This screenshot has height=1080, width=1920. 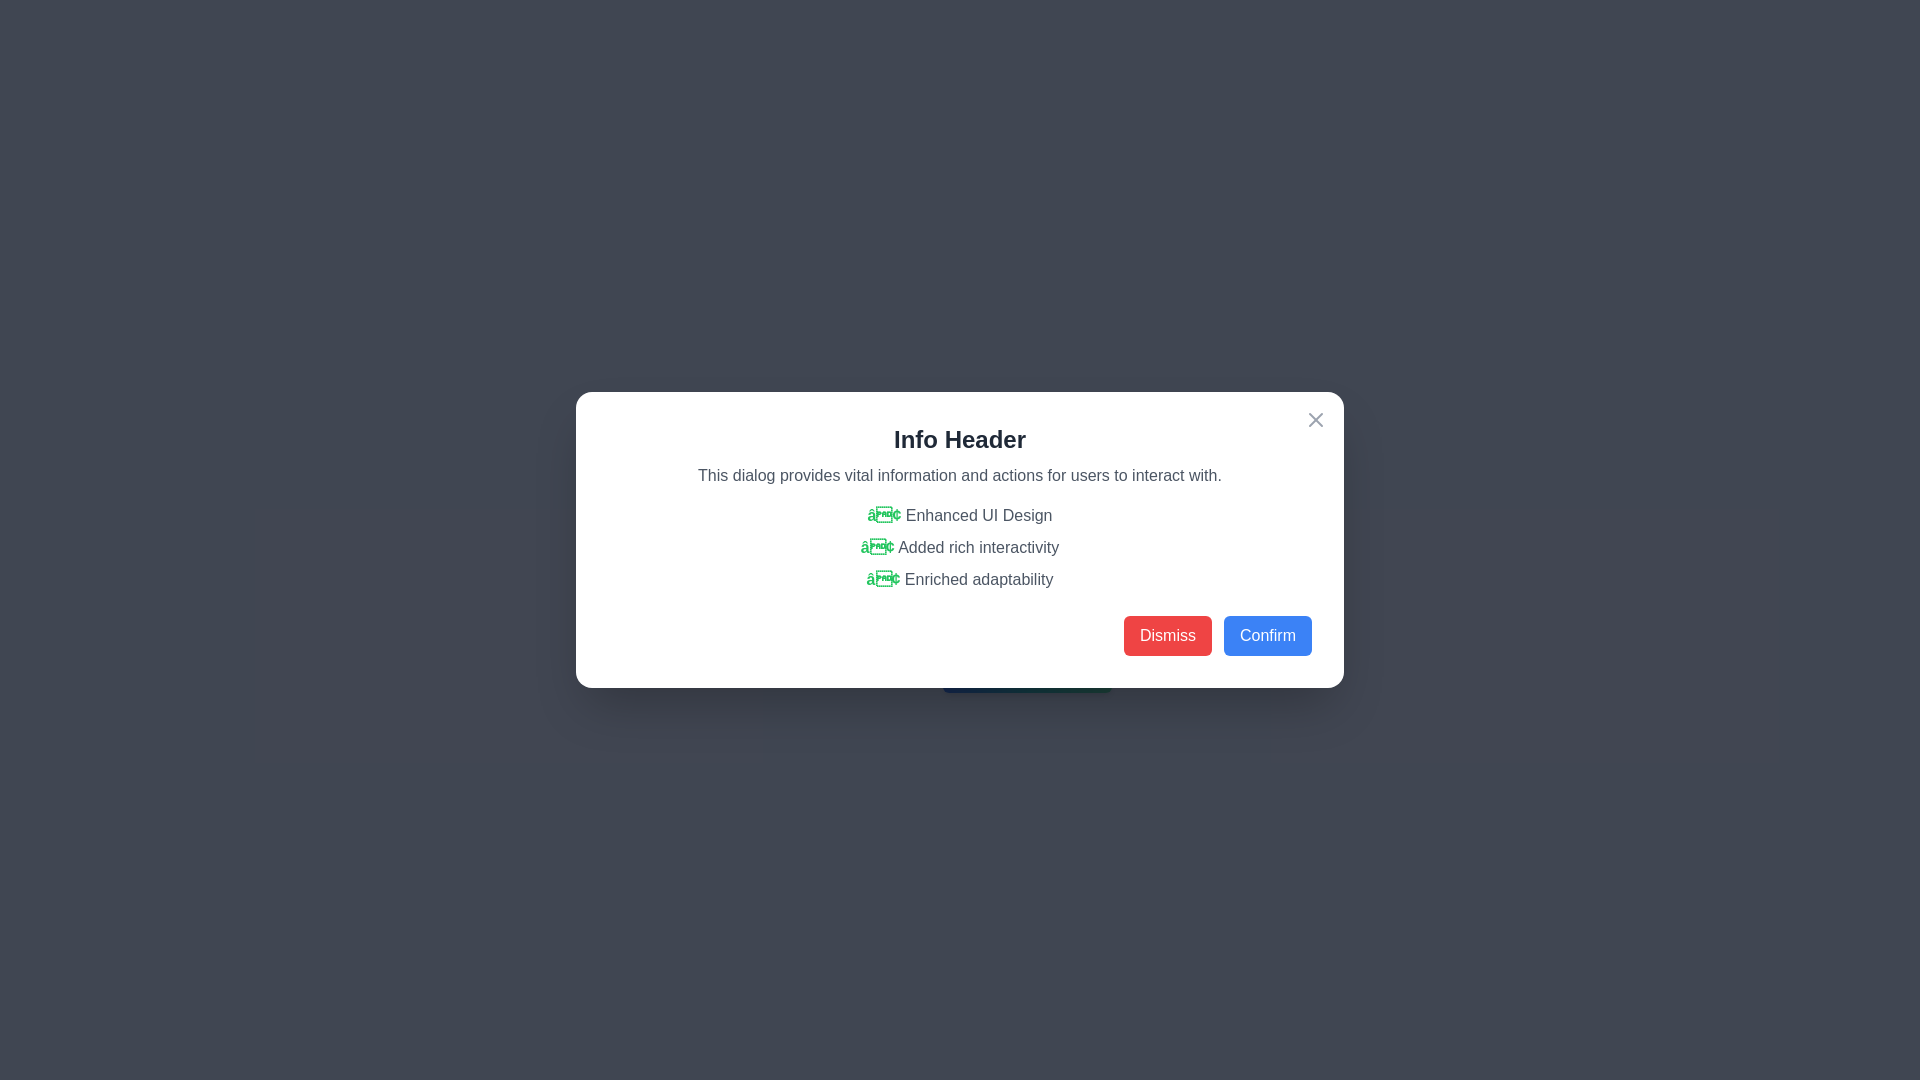 I want to click on styled bullet points list containing 'Enhanced UI Design,' 'Added rich interactivity,' and 'Enriched adaptability' located in the middle portion of the dialog box, so click(x=960, y=547).